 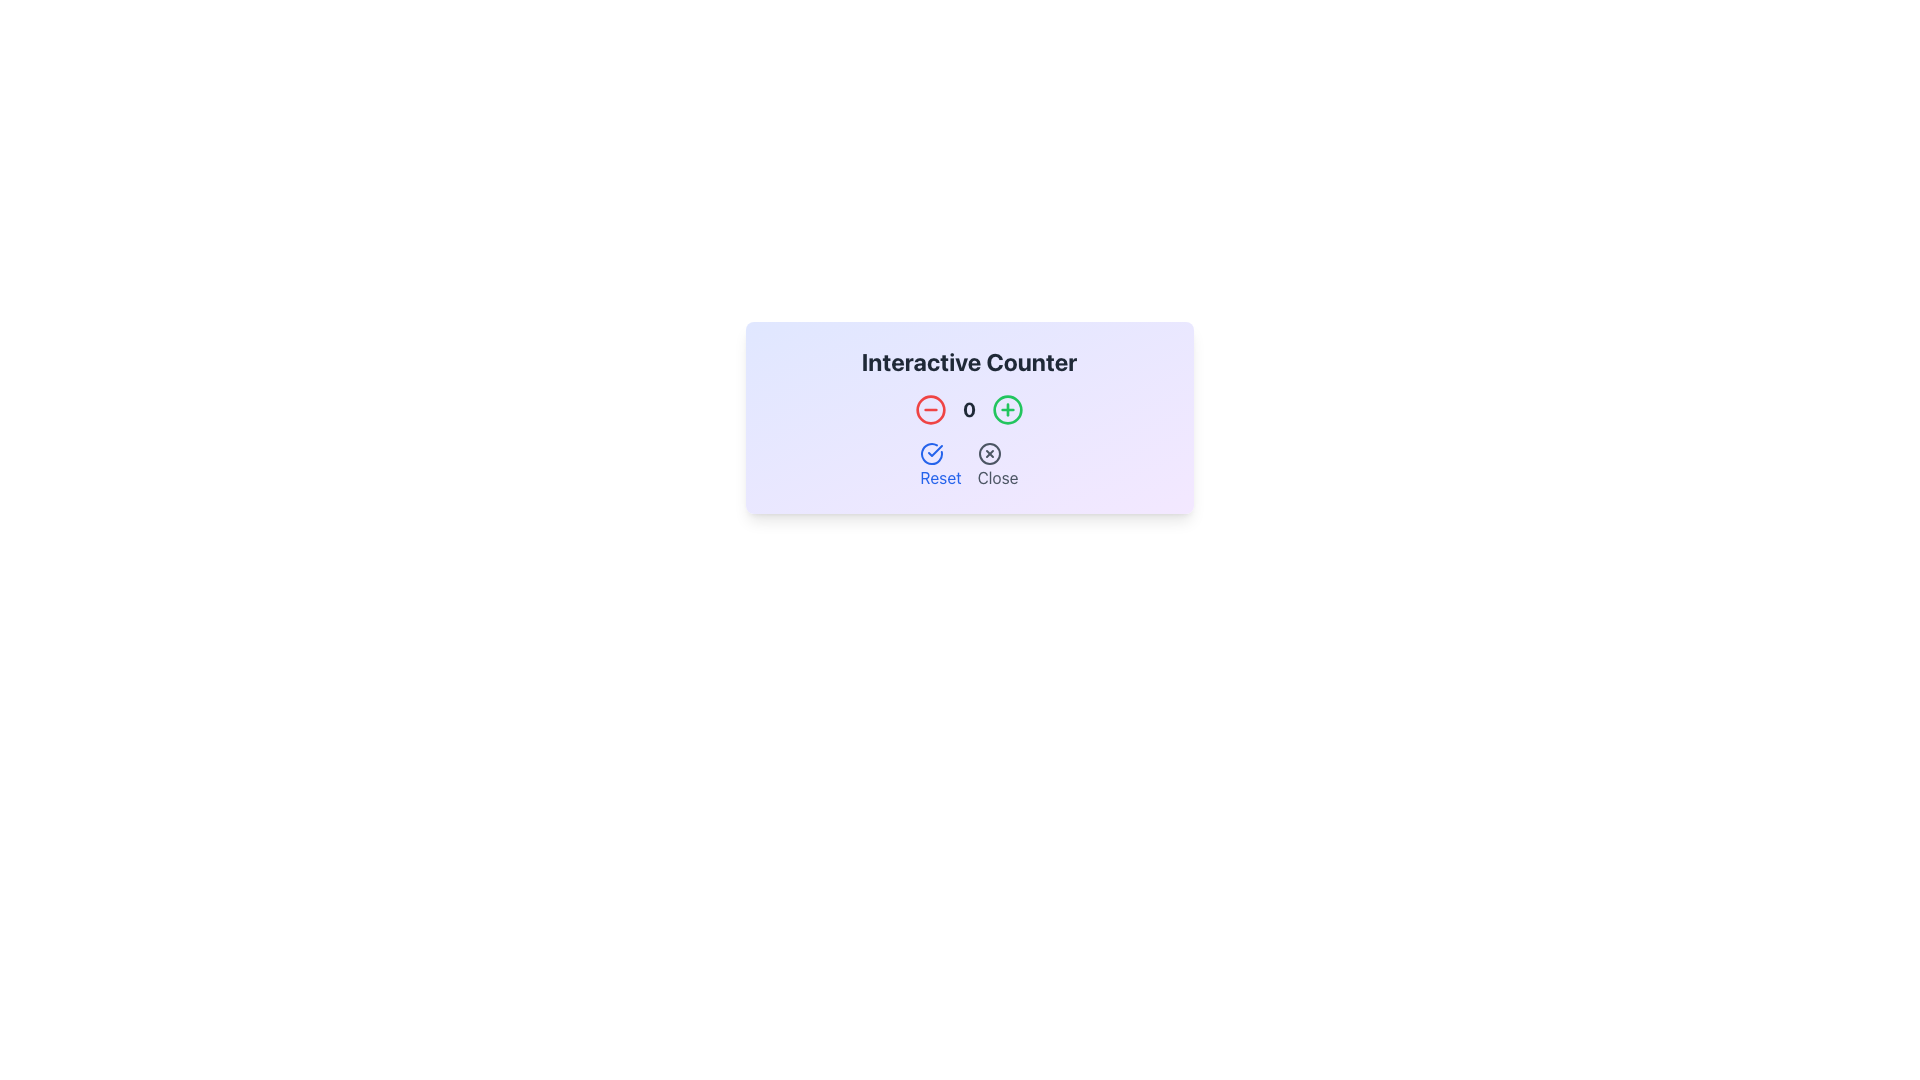 I want to click on the 'Close' button located at the bottom-right of the 'Reset Close' group, so click(x=998, y=466).